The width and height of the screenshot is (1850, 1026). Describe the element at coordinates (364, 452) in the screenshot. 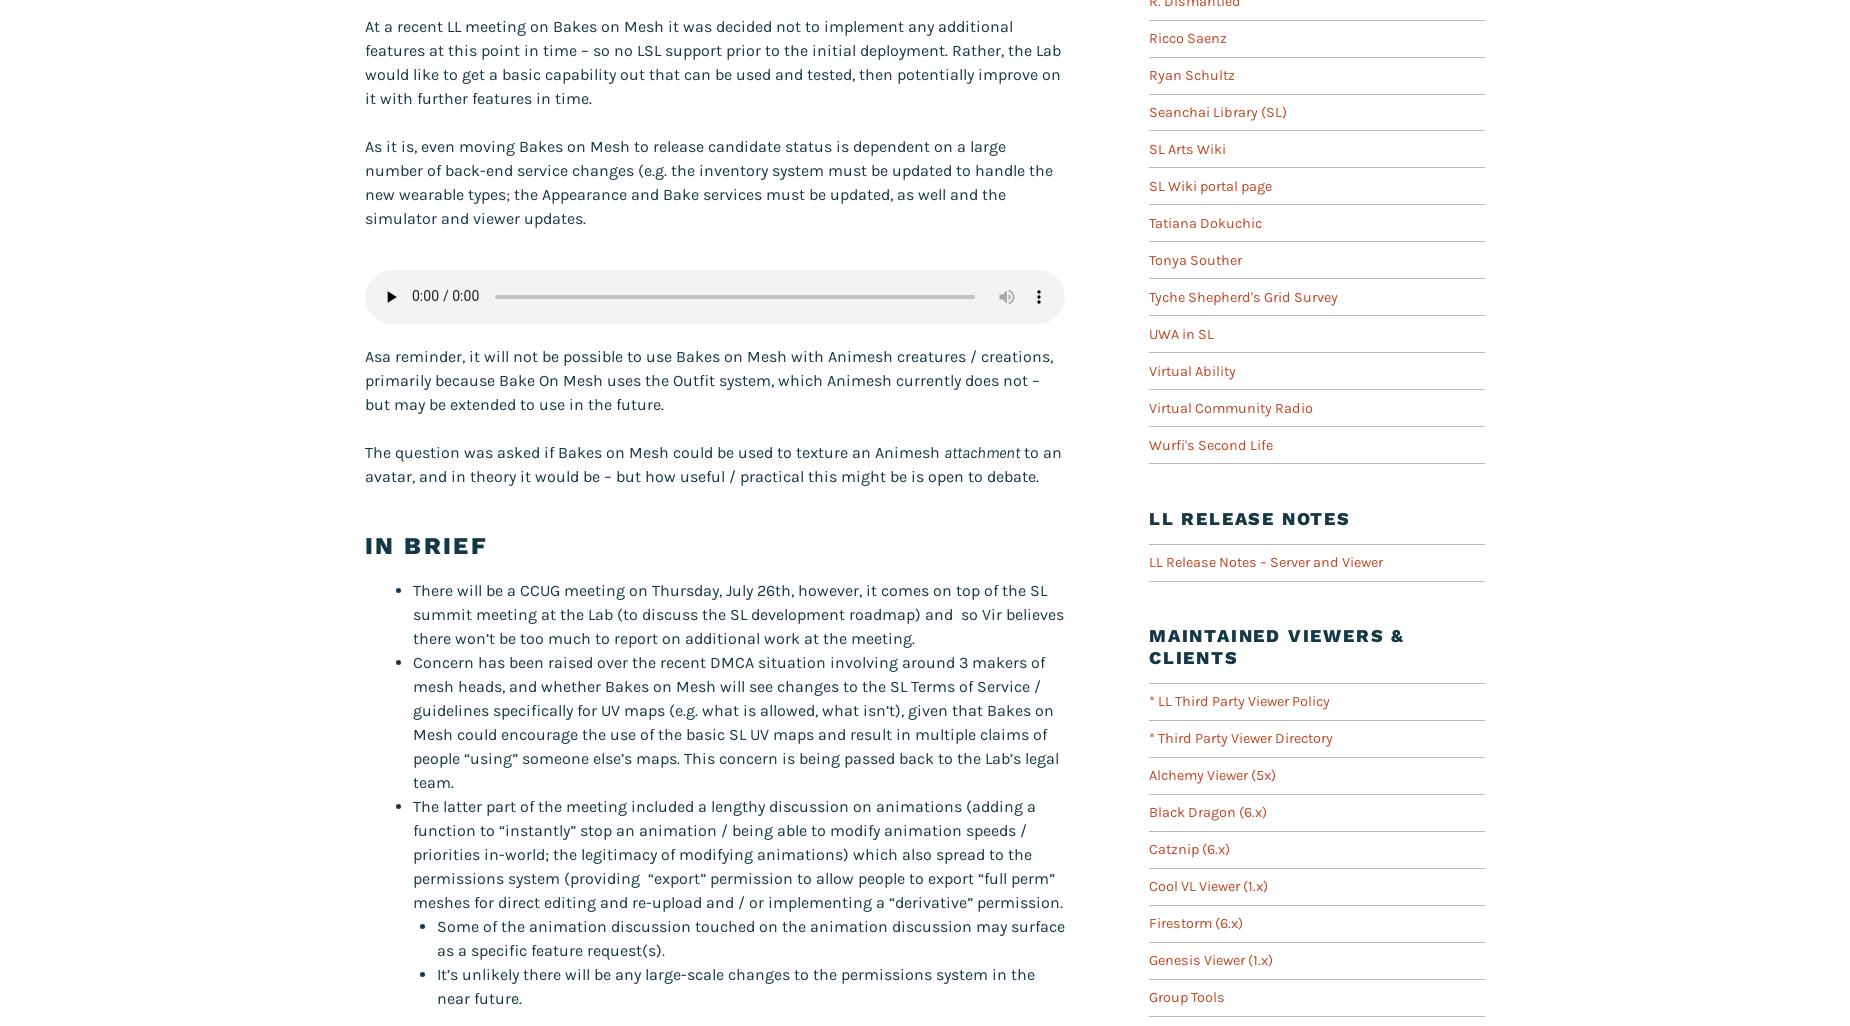

I see `'The question was asked if Bakes on Mesh could be used to texture an Animesh'` at that location.